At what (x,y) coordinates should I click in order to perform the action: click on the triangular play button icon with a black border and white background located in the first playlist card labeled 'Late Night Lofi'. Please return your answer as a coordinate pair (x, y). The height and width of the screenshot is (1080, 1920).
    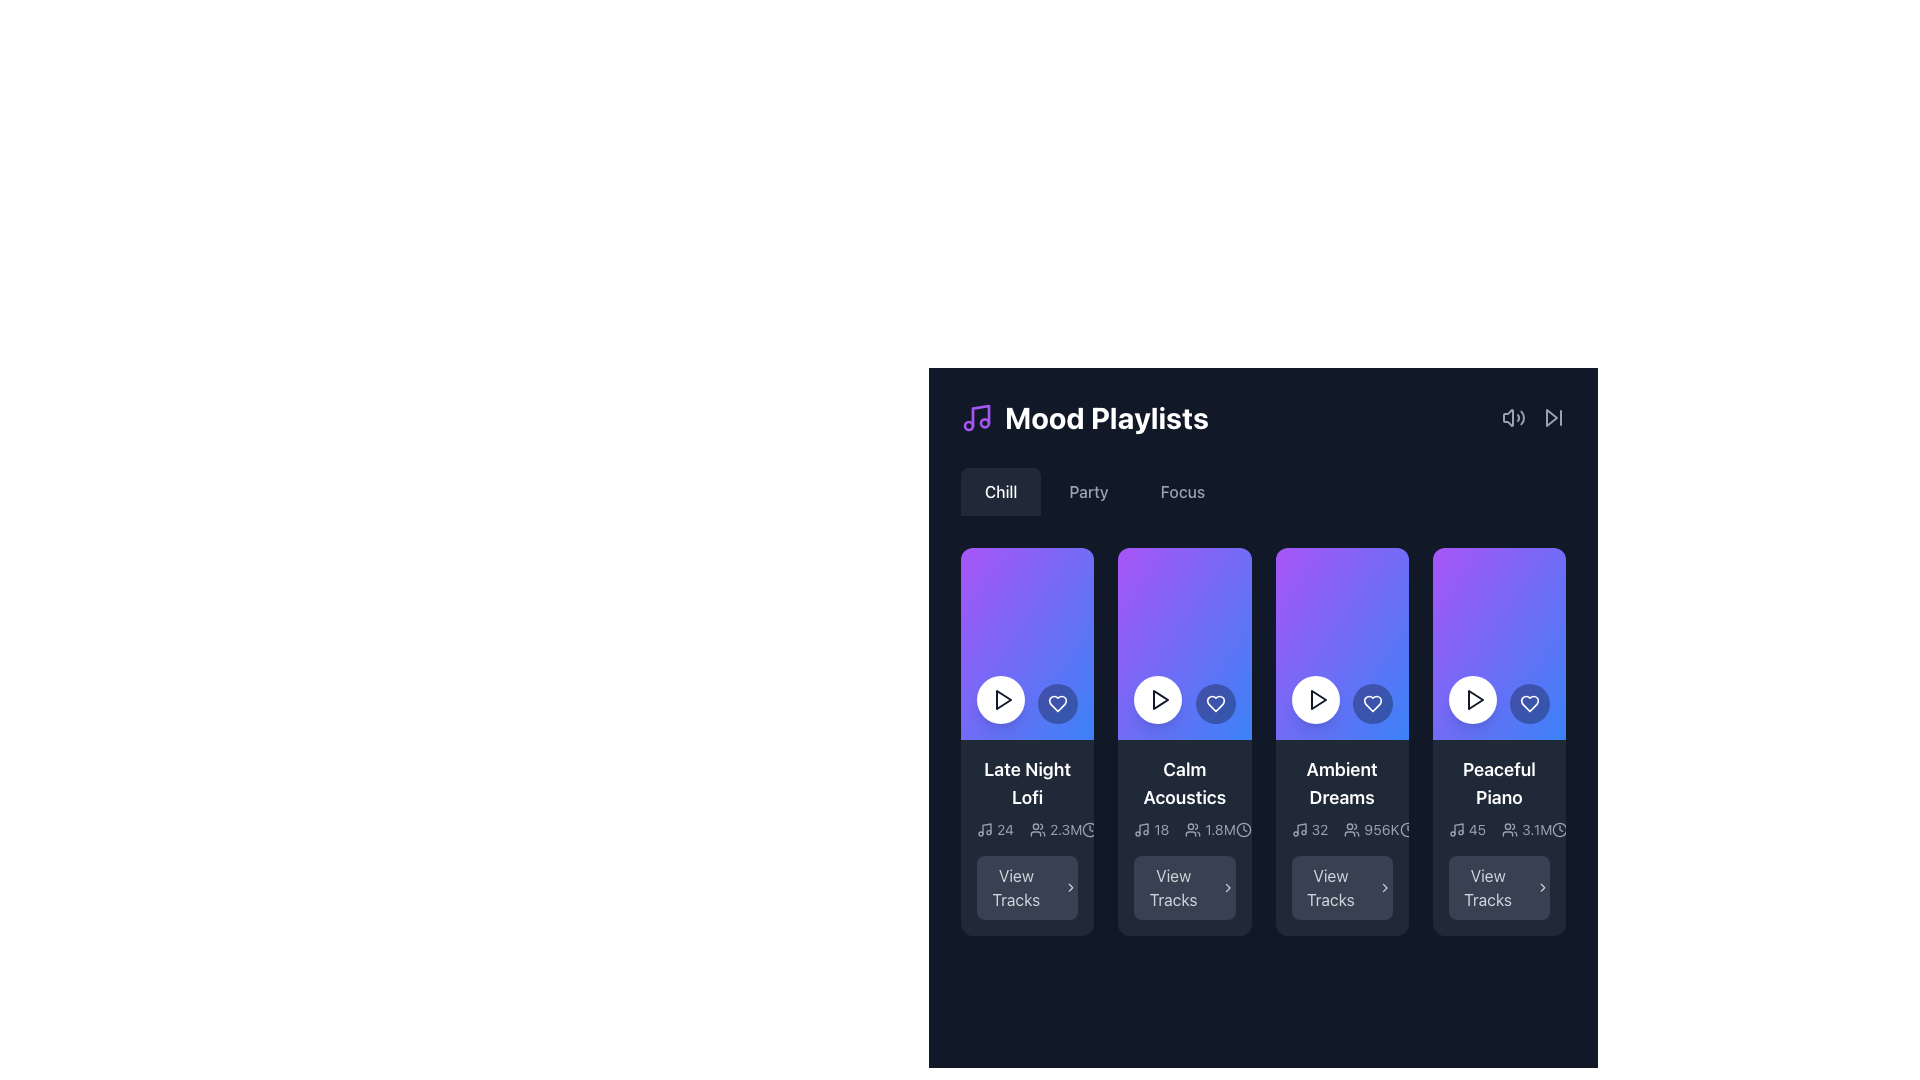
    Looking at the image, I should click on (1003, 698).